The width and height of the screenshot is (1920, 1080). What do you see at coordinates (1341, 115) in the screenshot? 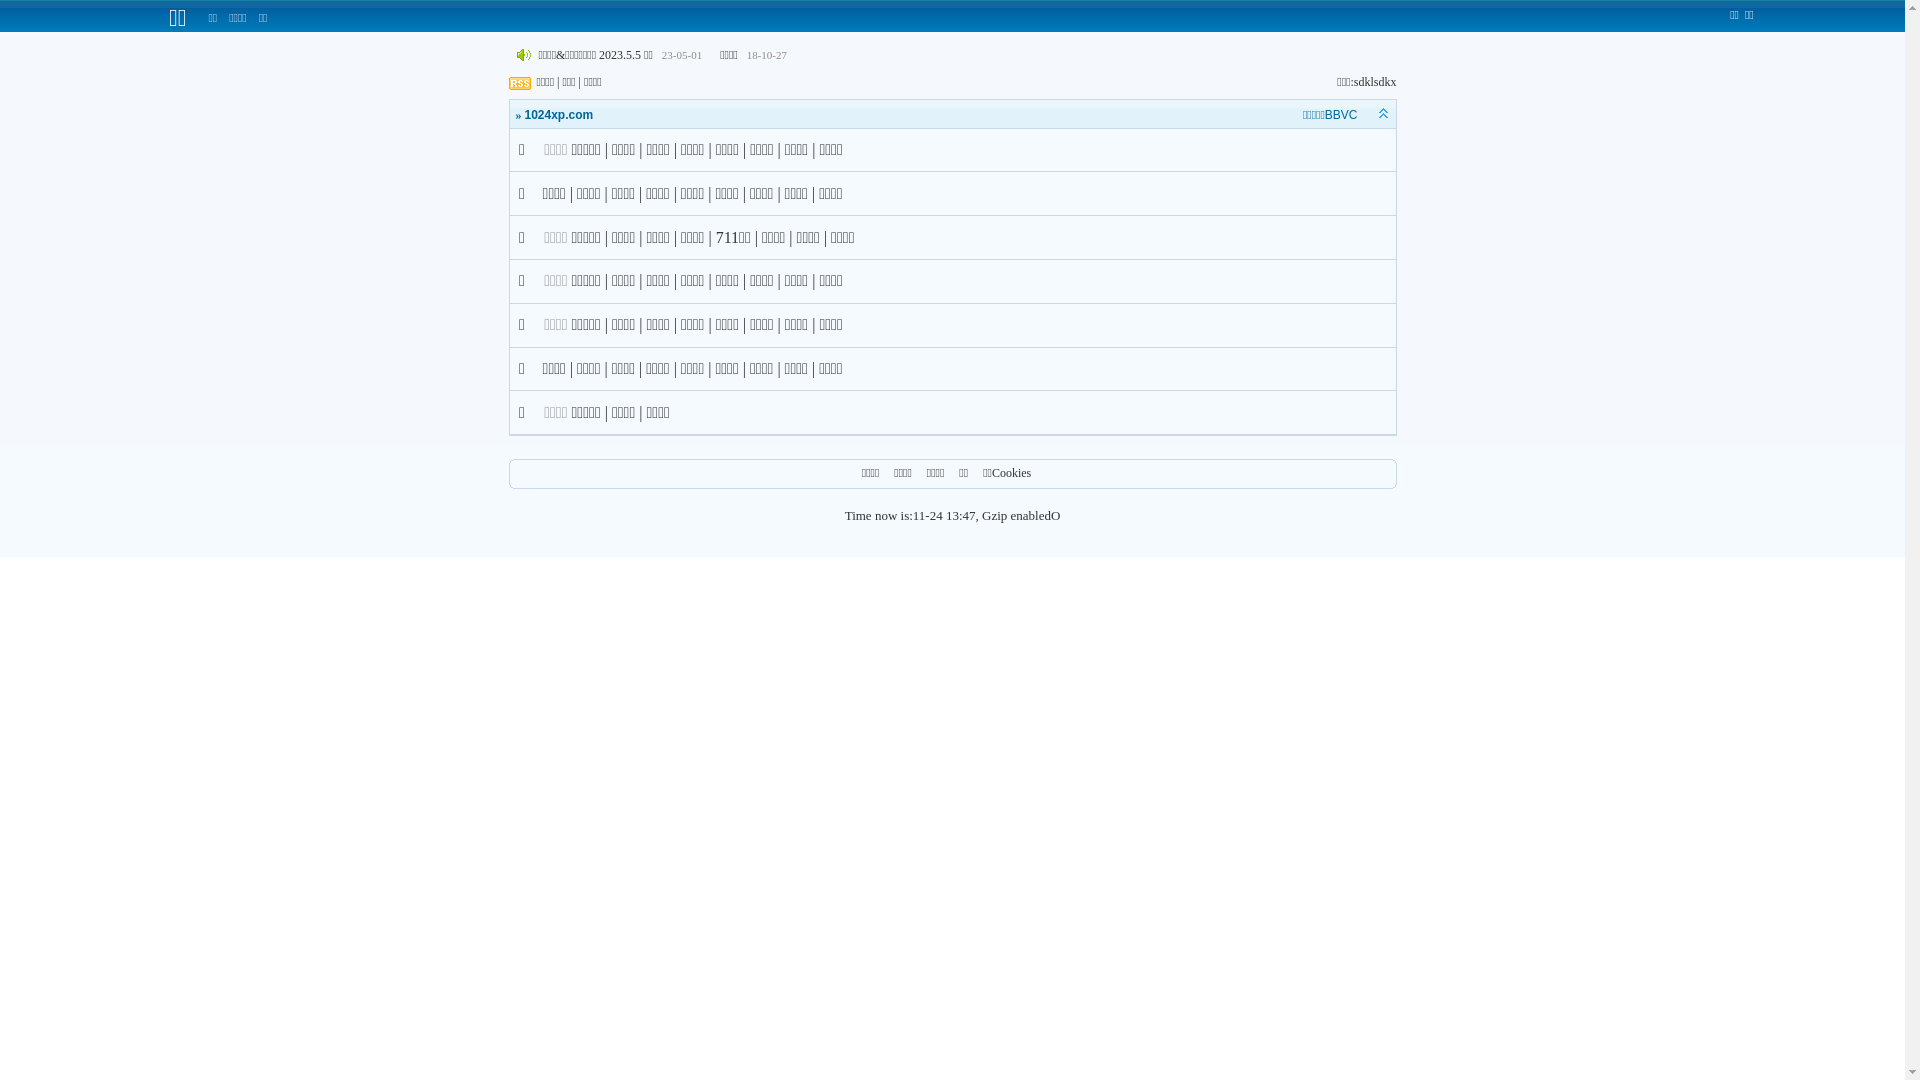
I see `'BBVC'` at bounding box center [1341, 115].